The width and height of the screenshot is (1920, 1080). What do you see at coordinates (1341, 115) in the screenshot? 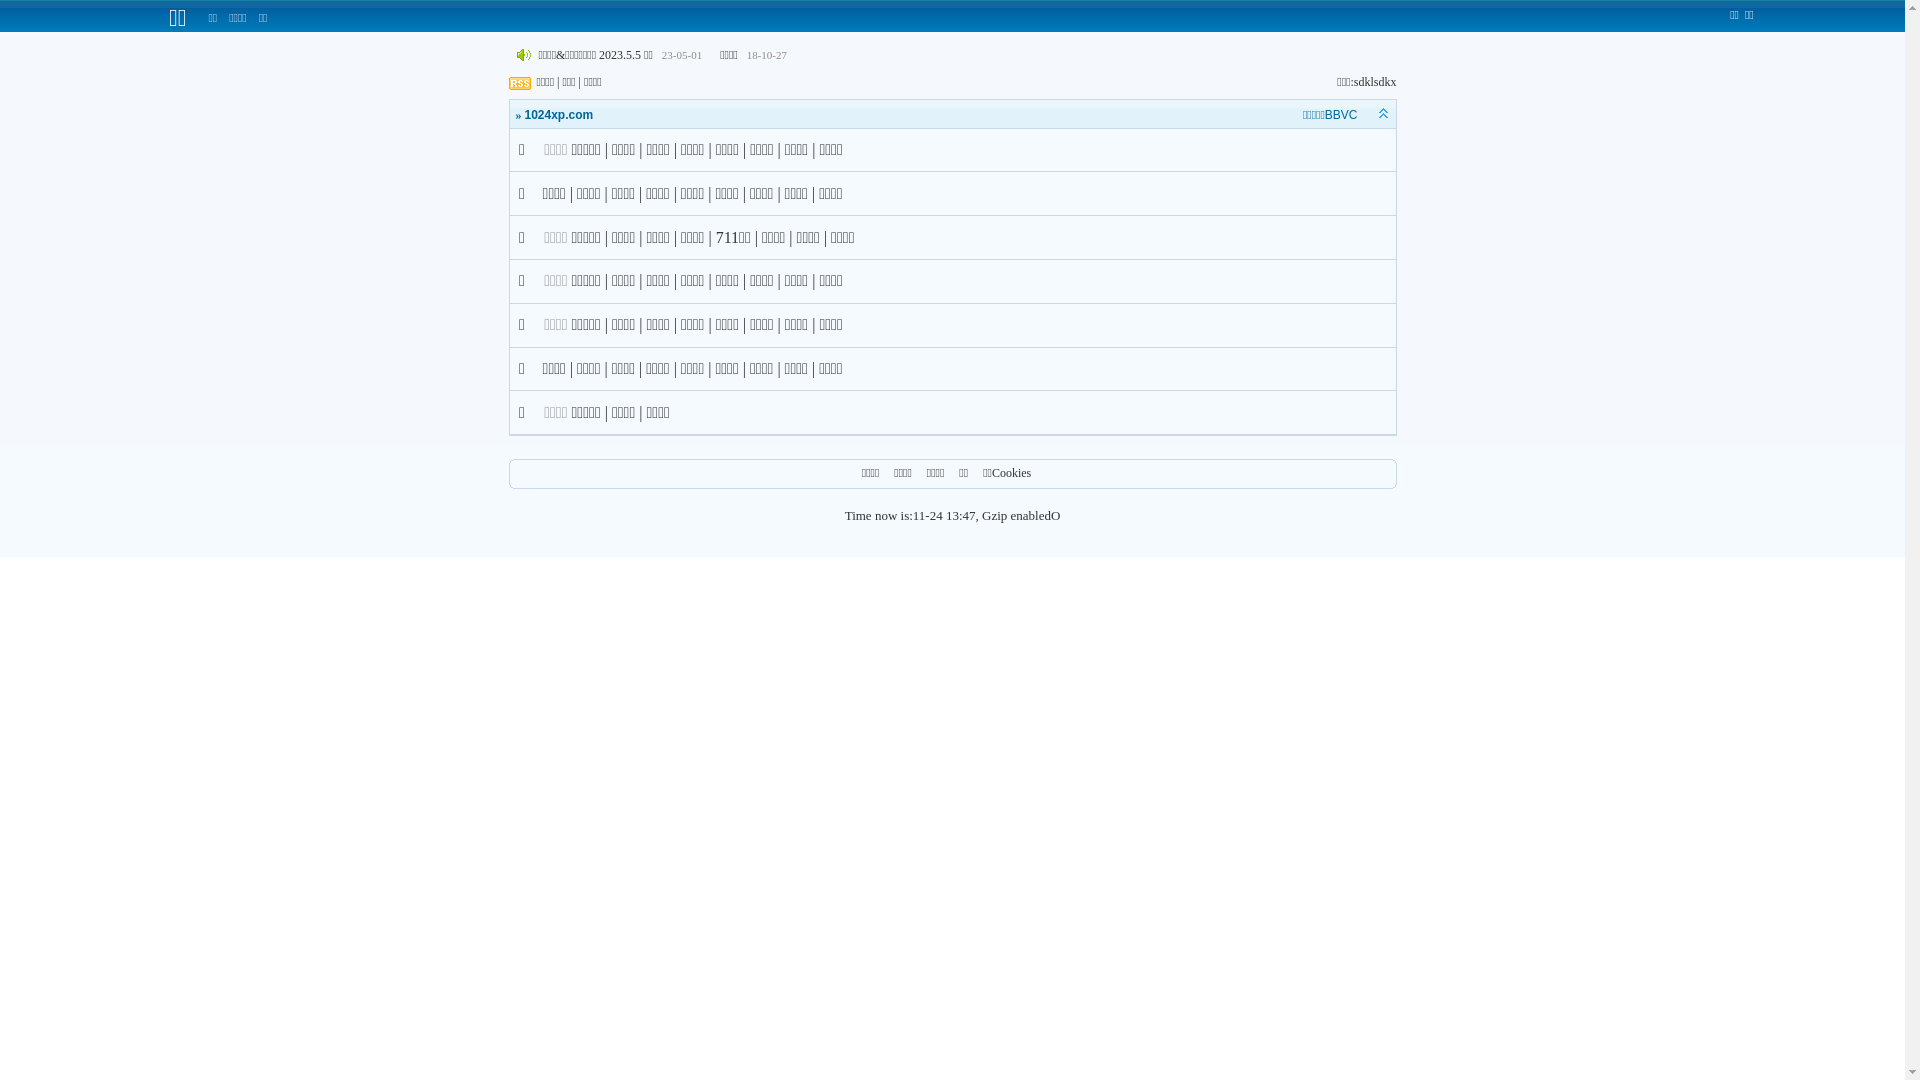
I see `'BBVC'` at bounding box center [1341, 115].